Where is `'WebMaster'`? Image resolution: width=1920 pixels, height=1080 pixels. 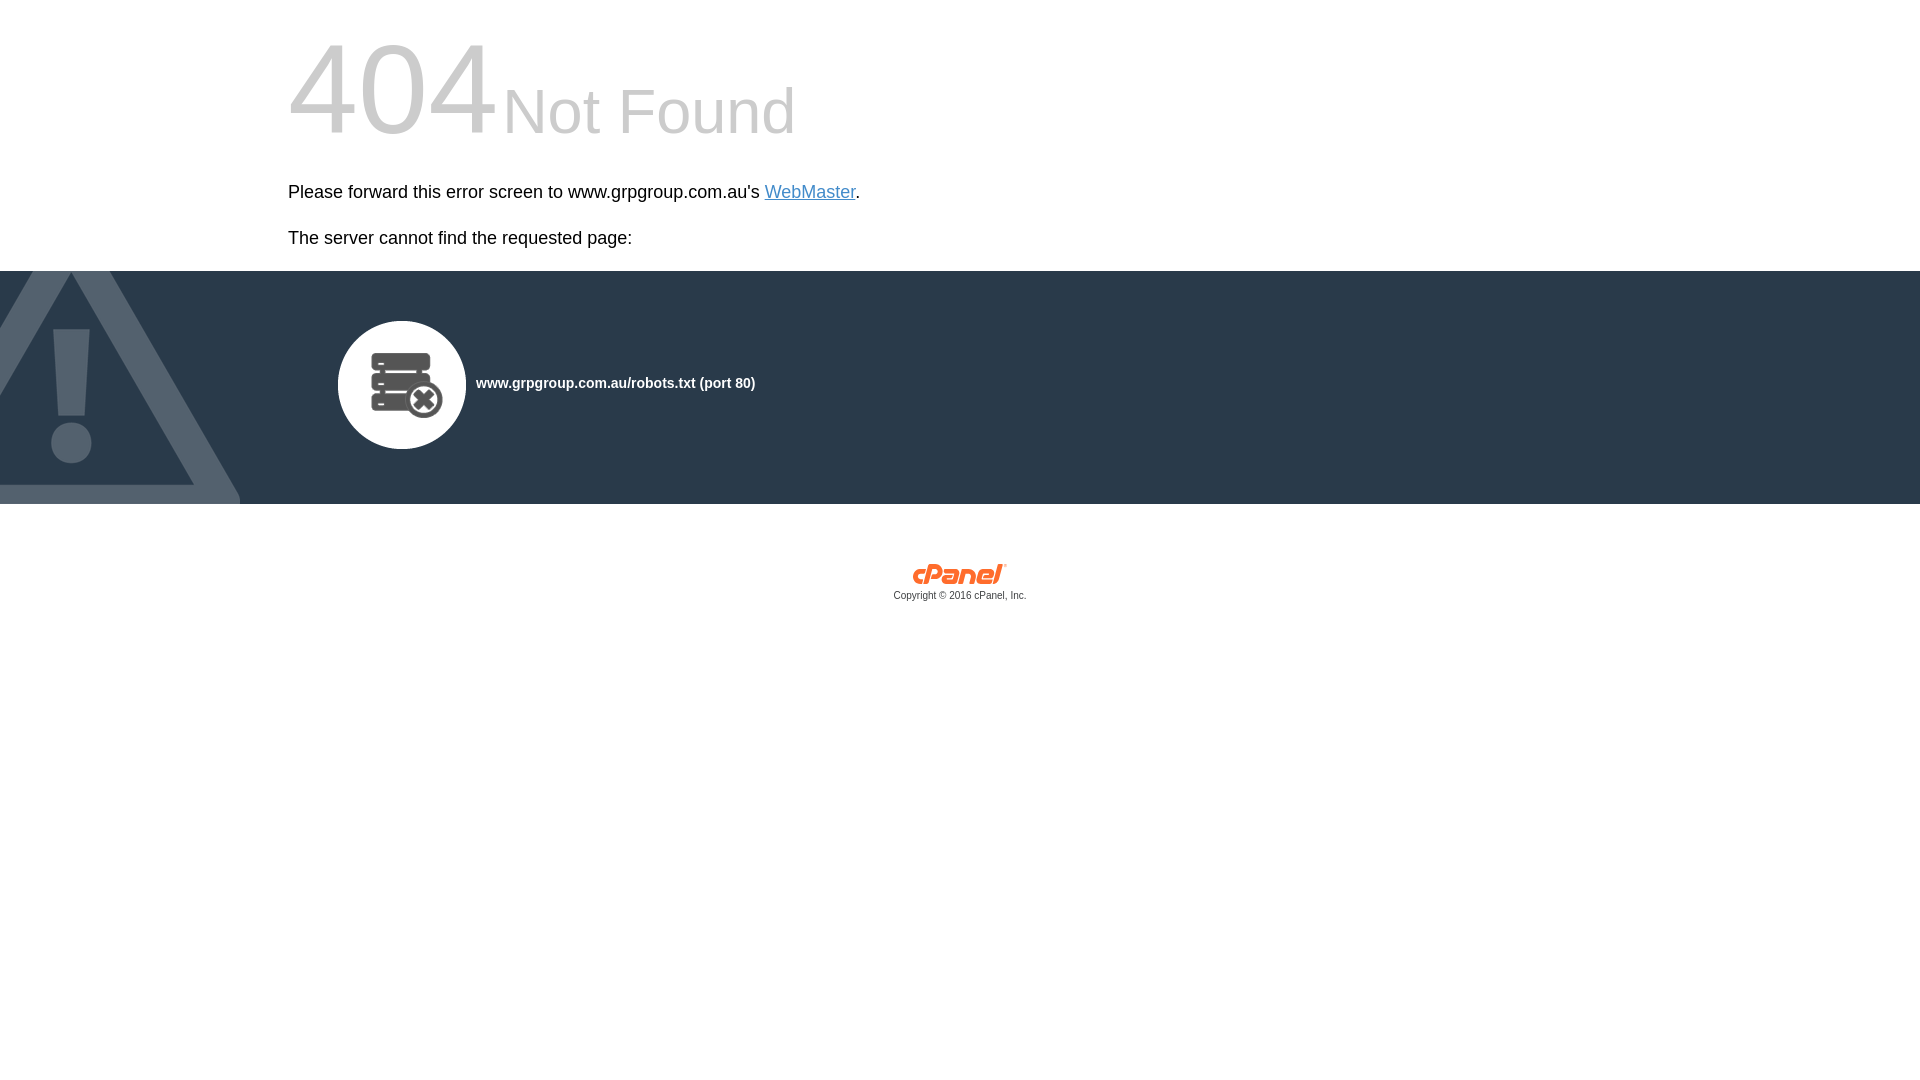 'WebMaster' is located at coordinates (810, 192).